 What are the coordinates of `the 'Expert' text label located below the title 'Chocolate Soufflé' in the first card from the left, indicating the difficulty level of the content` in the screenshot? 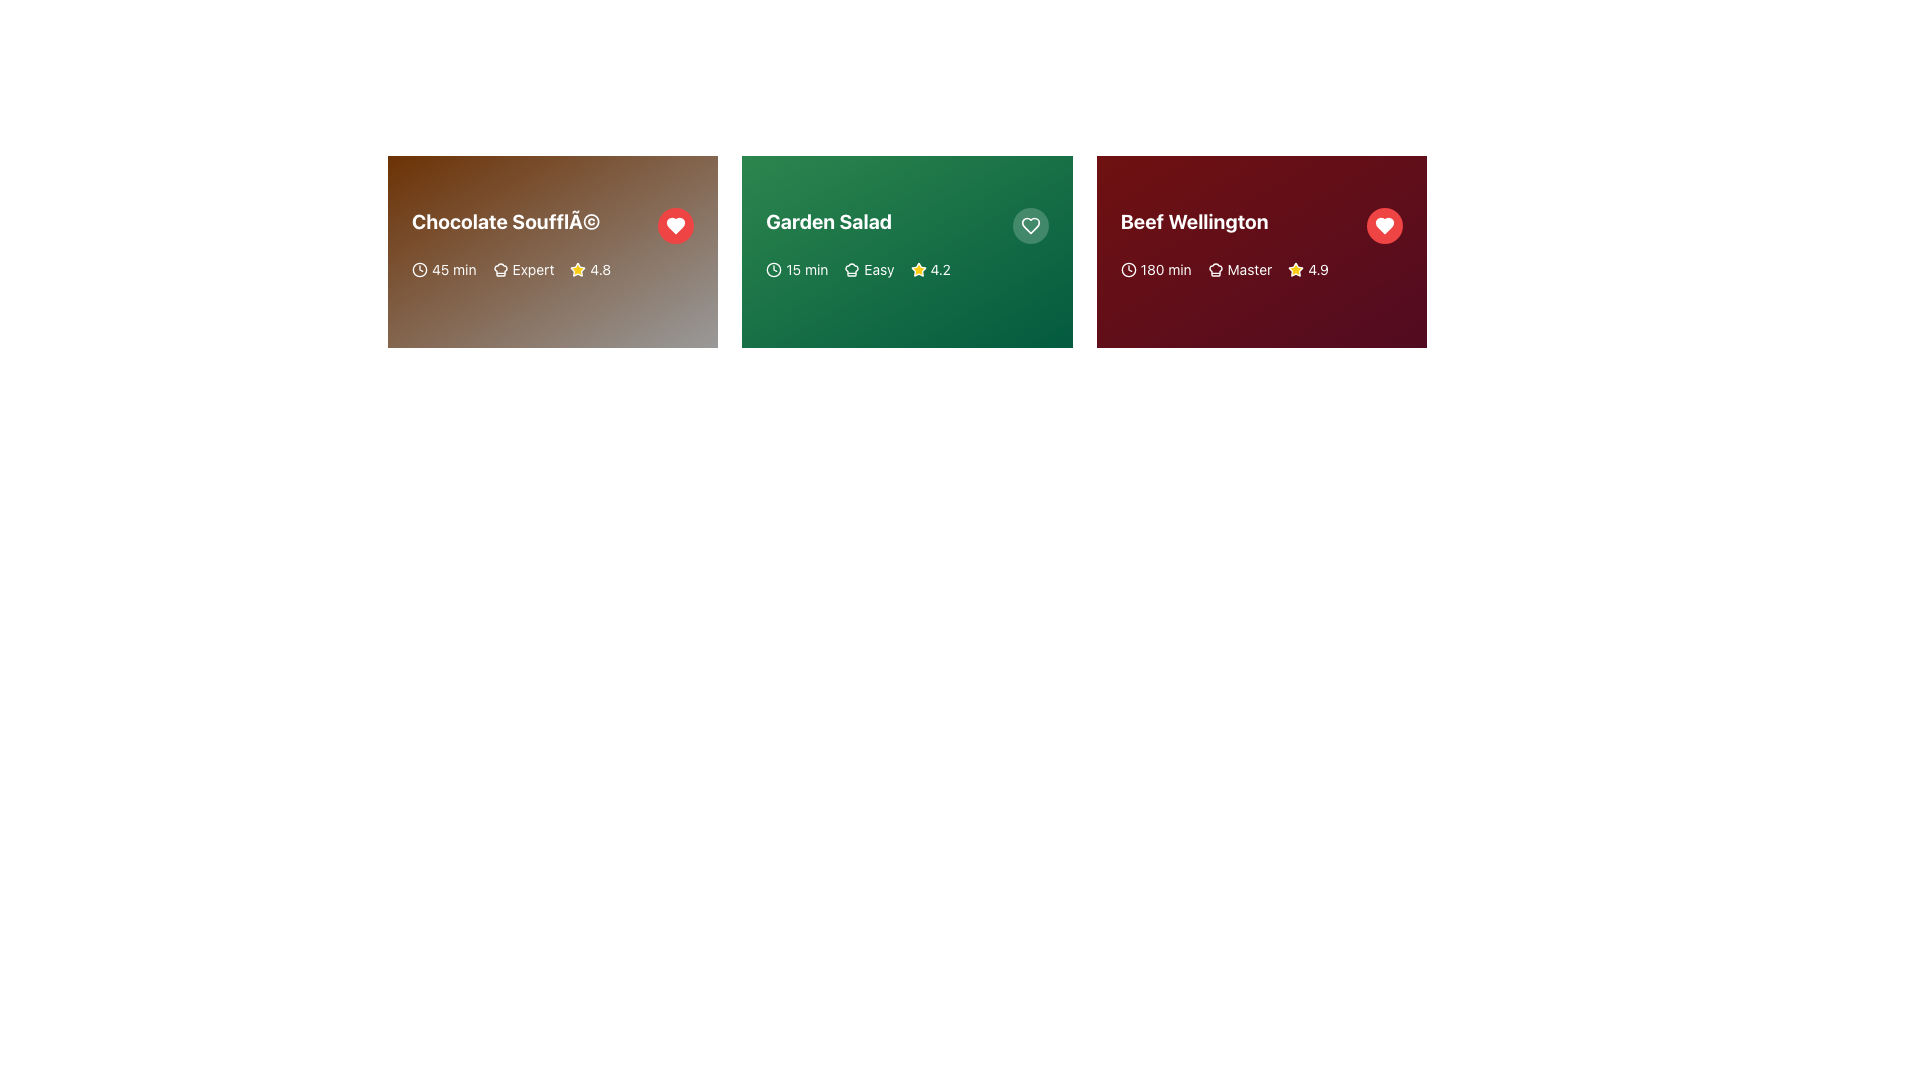 It's located at (533, 270).